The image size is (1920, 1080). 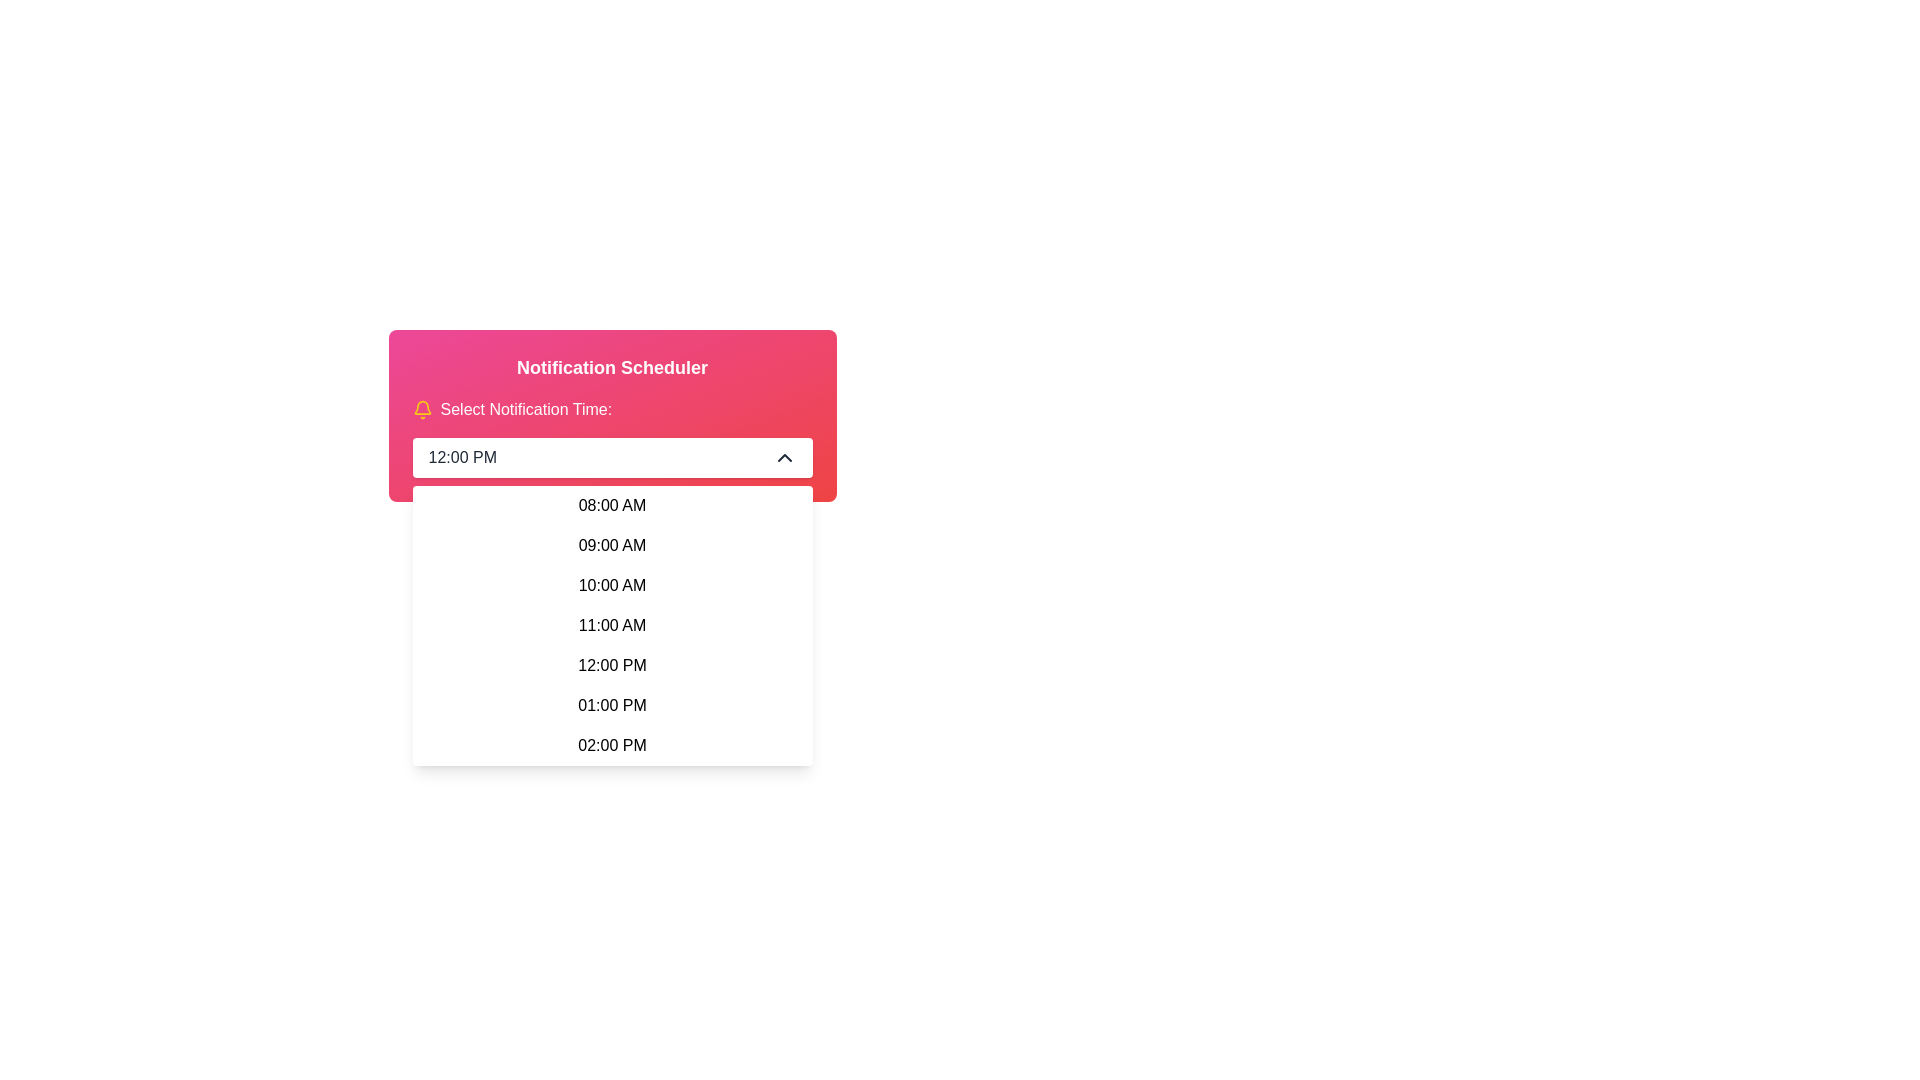 I want to click on the '09:00 AM' selectable option in the dropdown list, so click(x=611, y=546).